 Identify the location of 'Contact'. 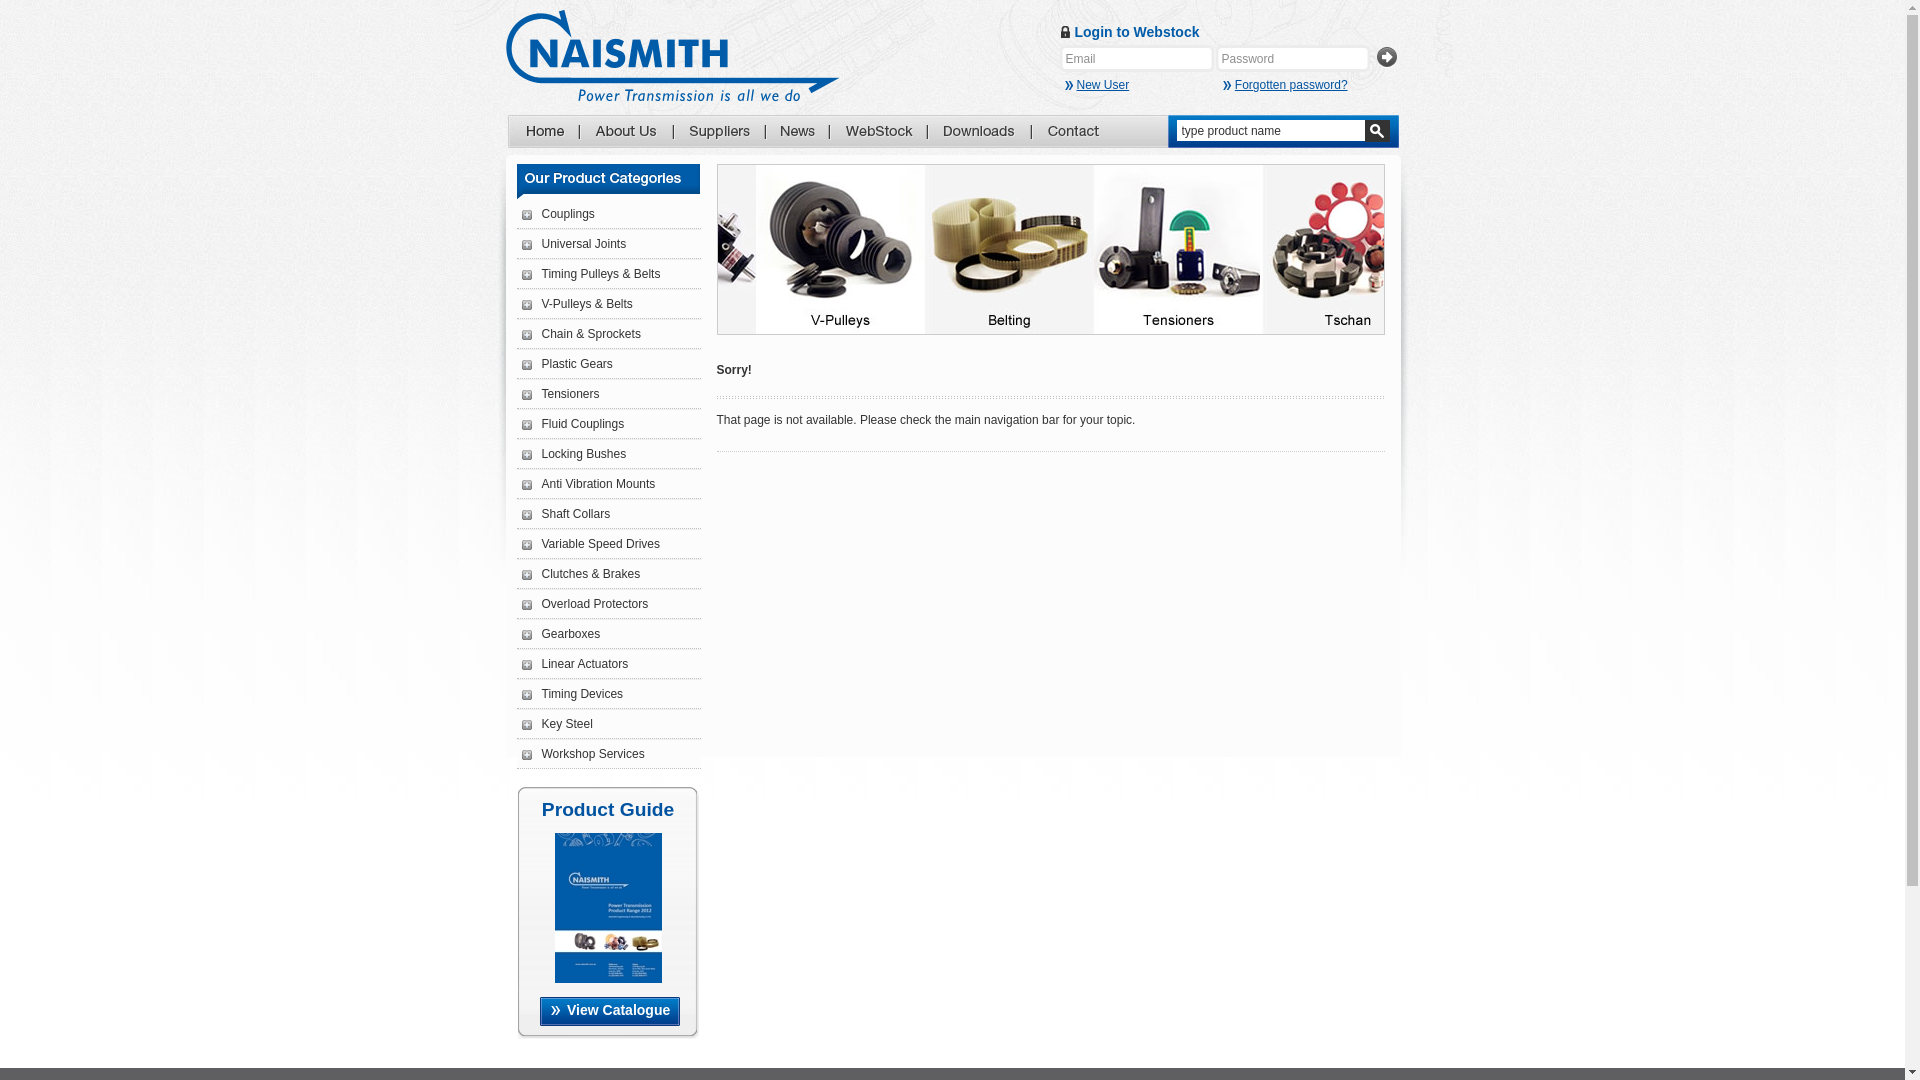
(1072, 131).